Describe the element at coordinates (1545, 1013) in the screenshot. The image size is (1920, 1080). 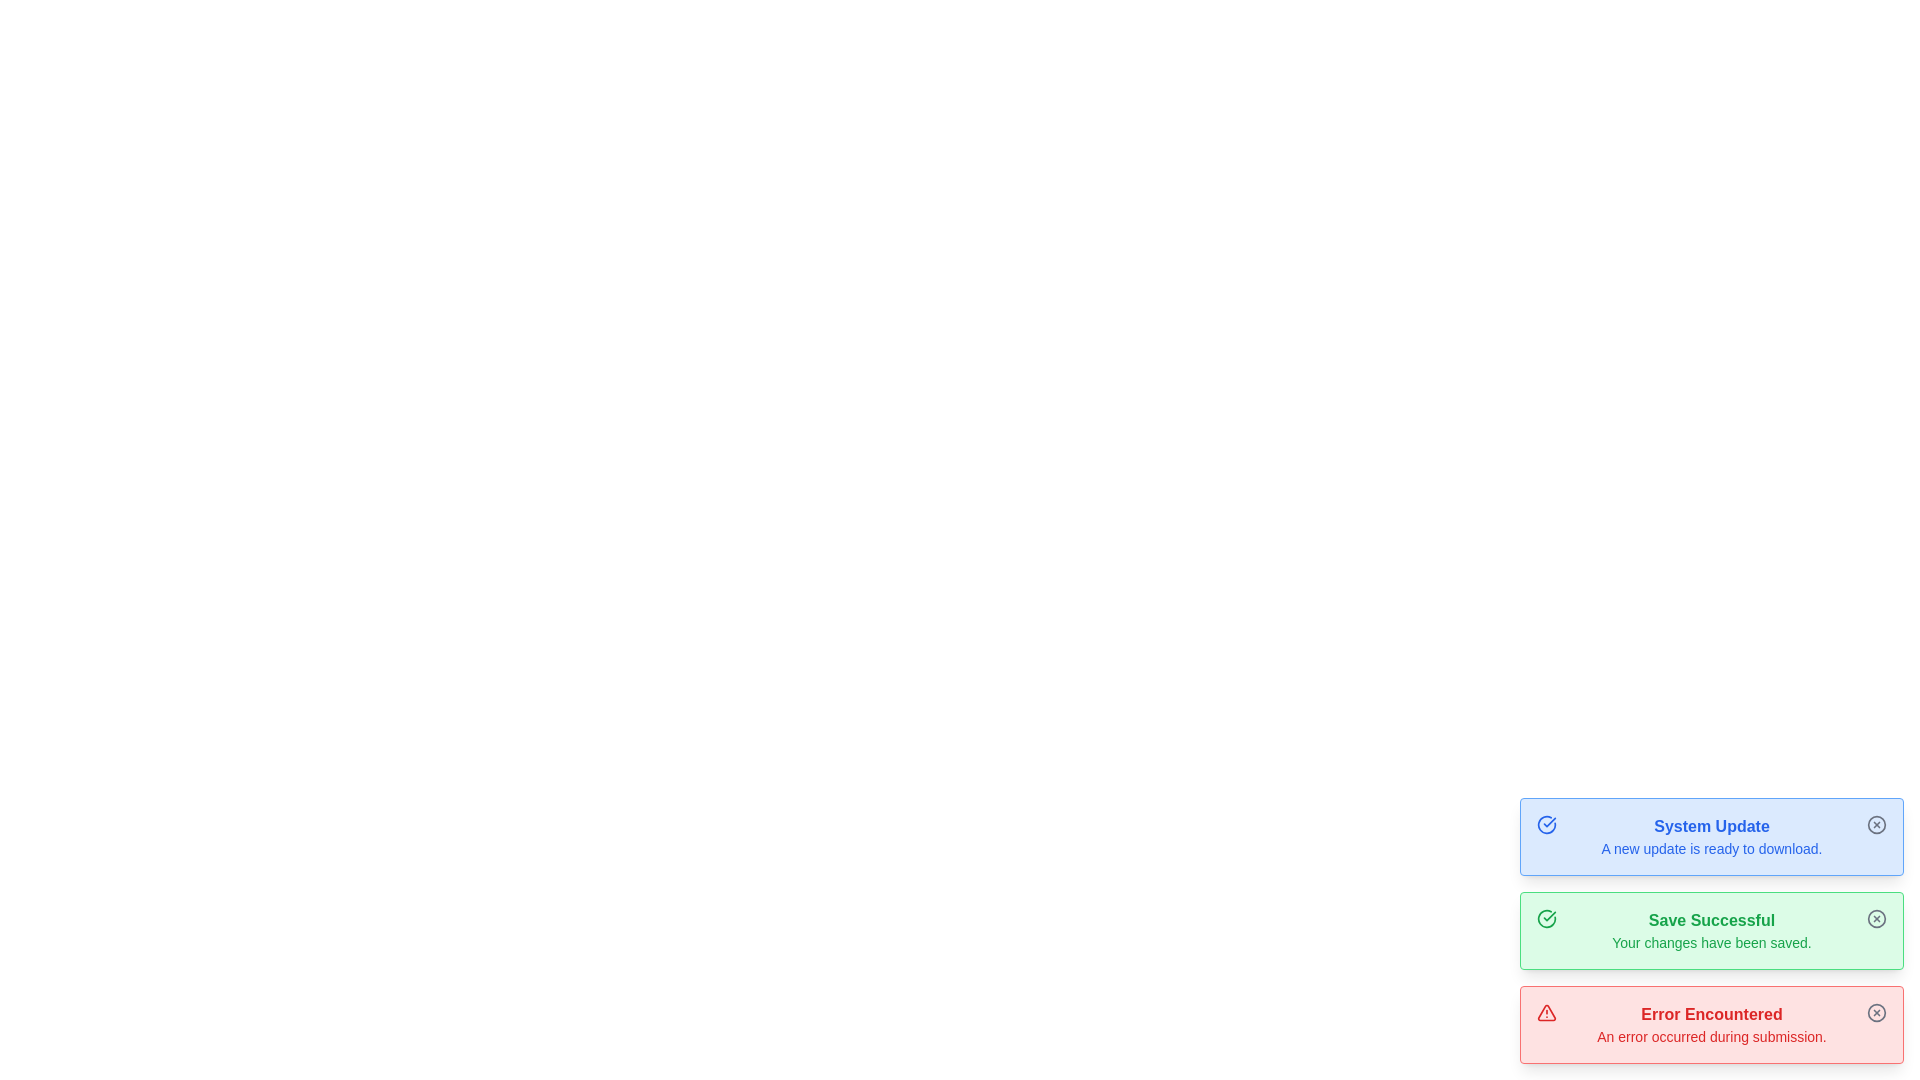
I see `the error alert icon located at the left side of the 'Error Encountered' message box, found at the bottom of the notification stack` at that location.